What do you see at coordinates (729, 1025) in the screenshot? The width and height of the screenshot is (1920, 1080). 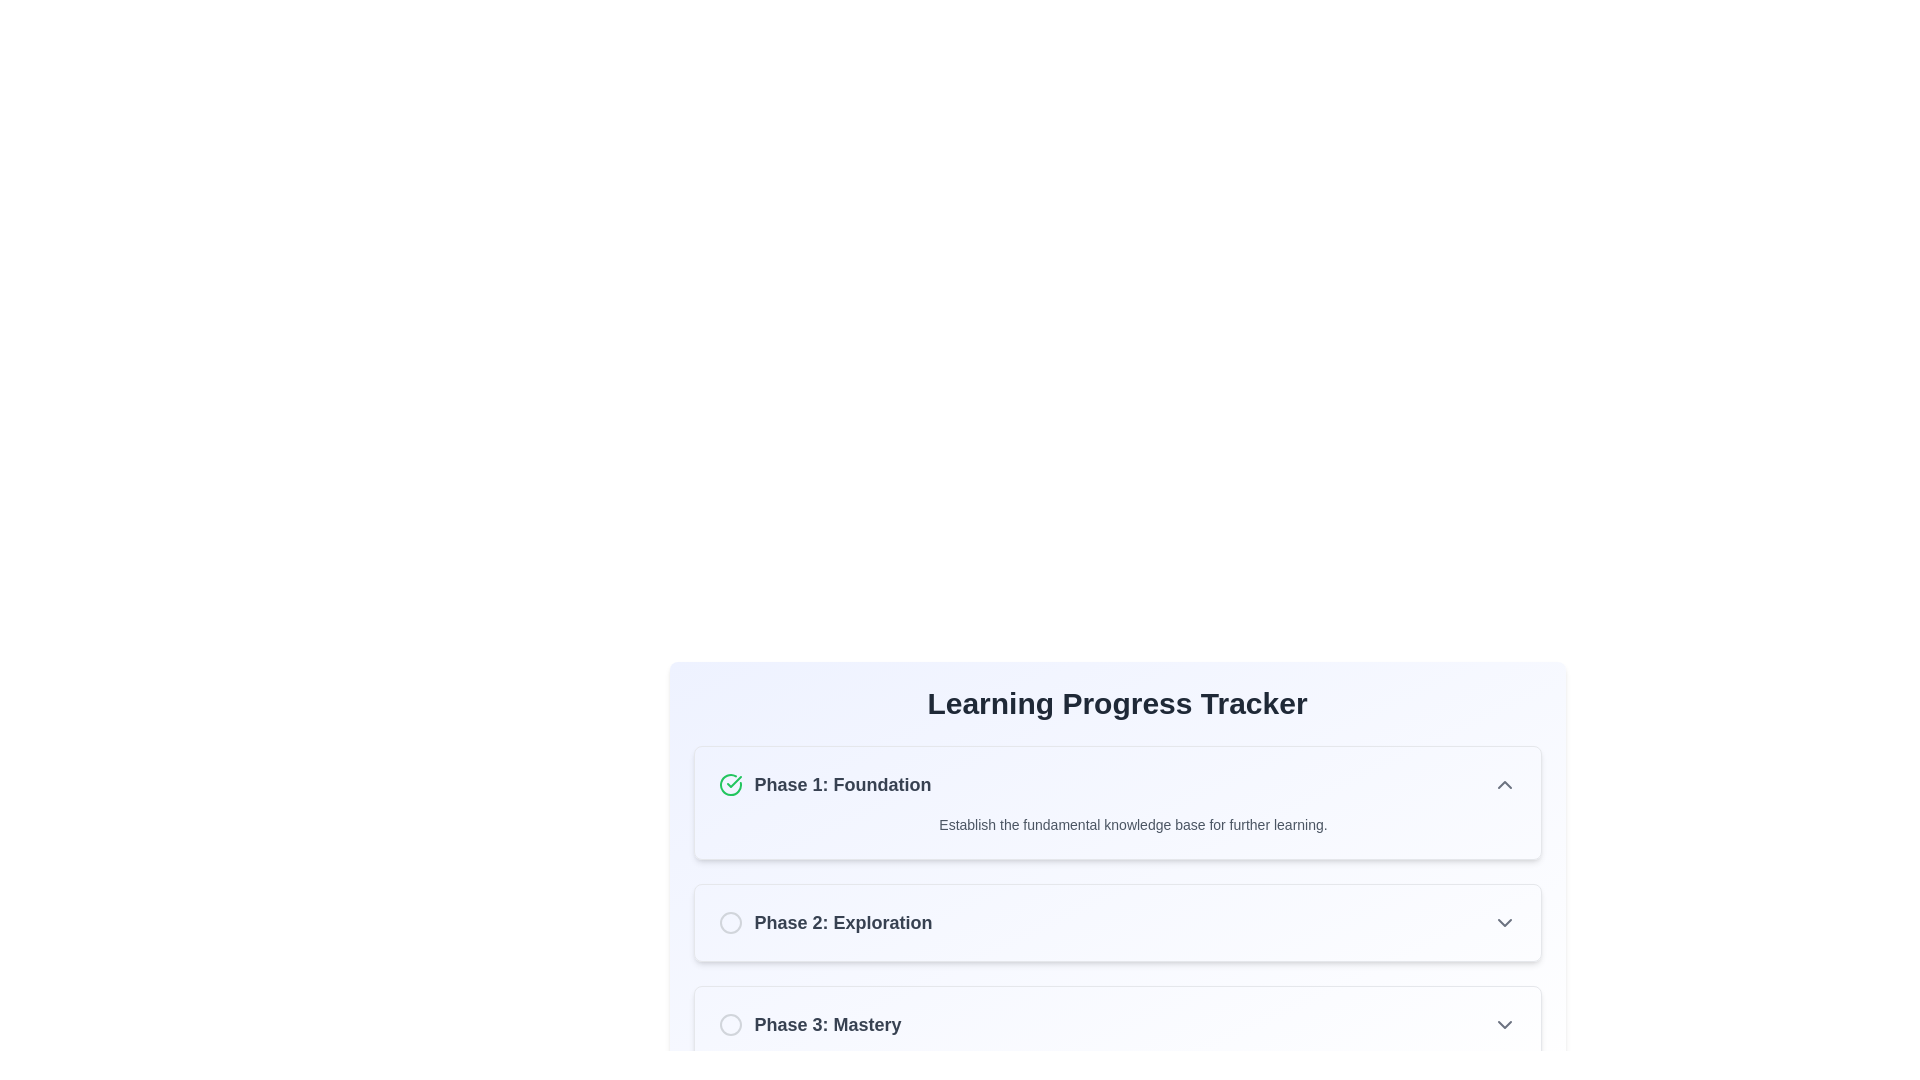 I see `the circular gray-outlined icon located to the left of the text 'Phase 3: Mastery', which serves as a marker for this phase` at bounding box center [729, 1025].